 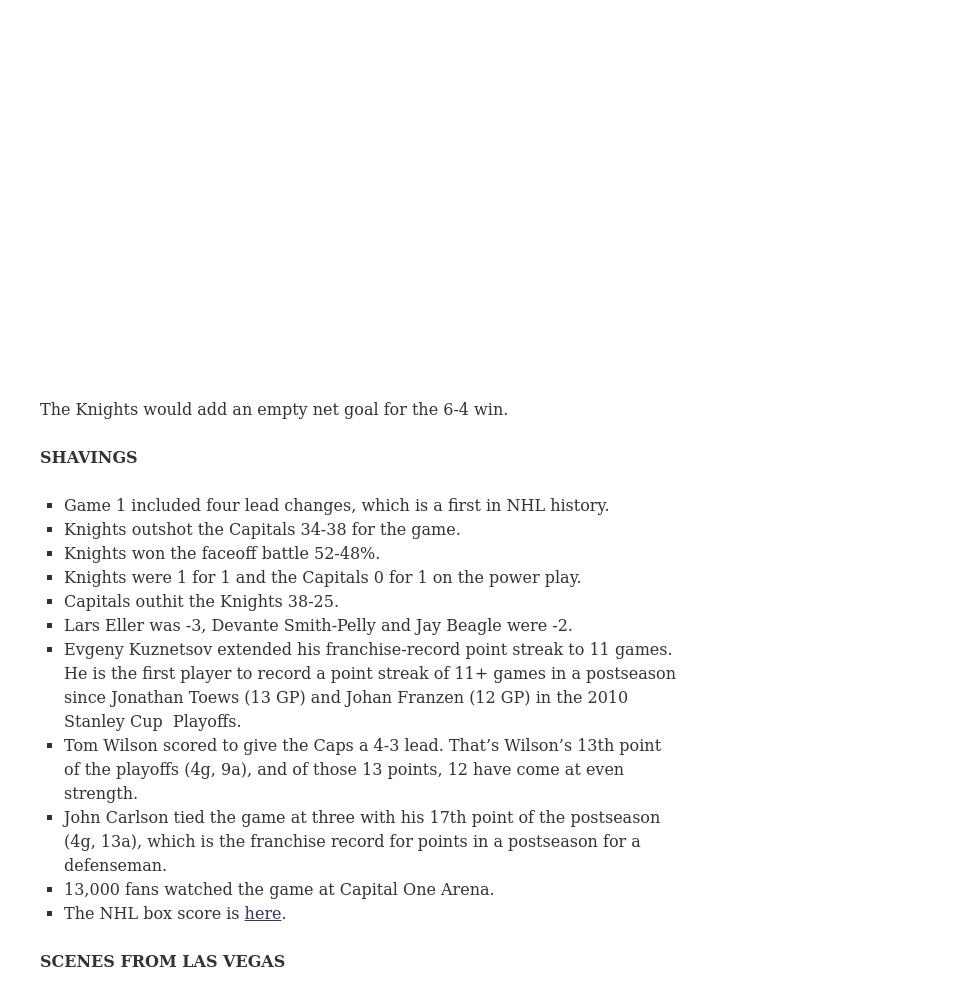 I want to click on 'John Carlson tied the game at three with his 17th point of the postseason (4g, 13a), which is the franchise record for points in a postseason for a defenseman.', so click(x=362, y=840).